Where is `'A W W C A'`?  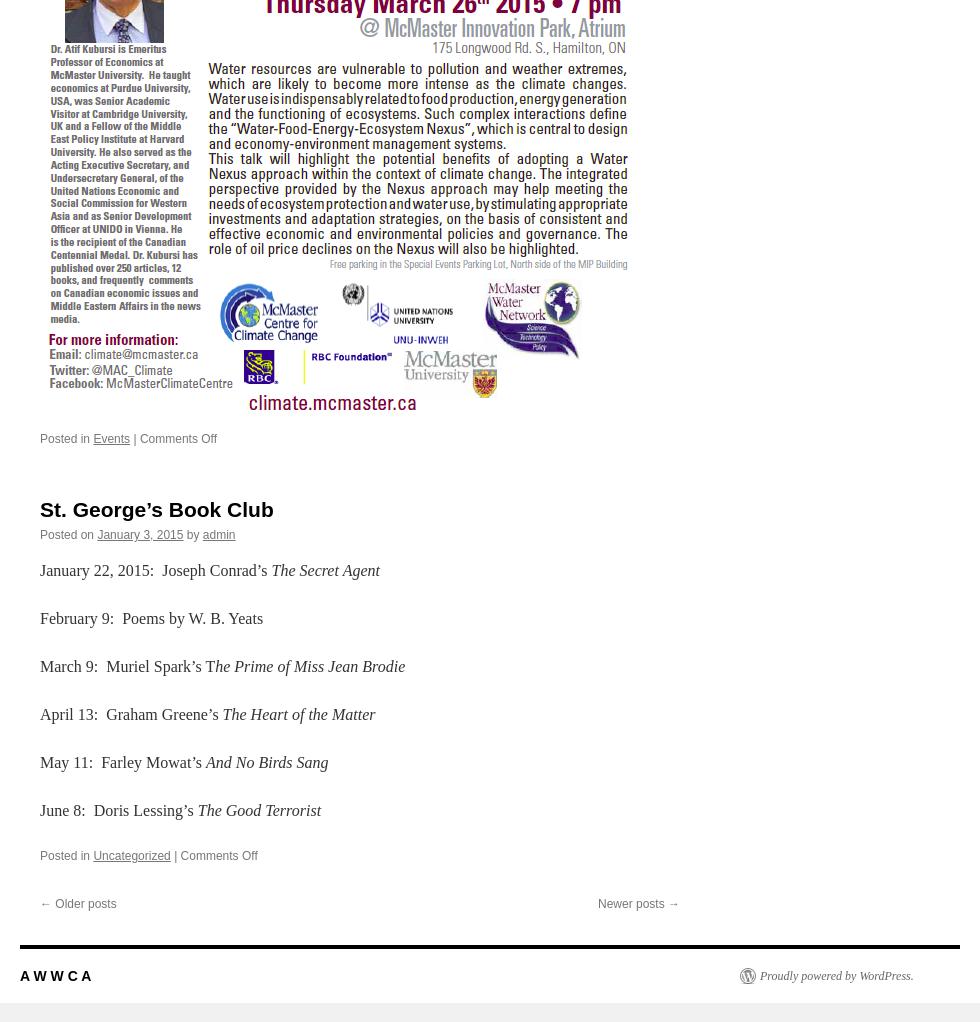
'A W W C A' is located at coordinates (55, 973).